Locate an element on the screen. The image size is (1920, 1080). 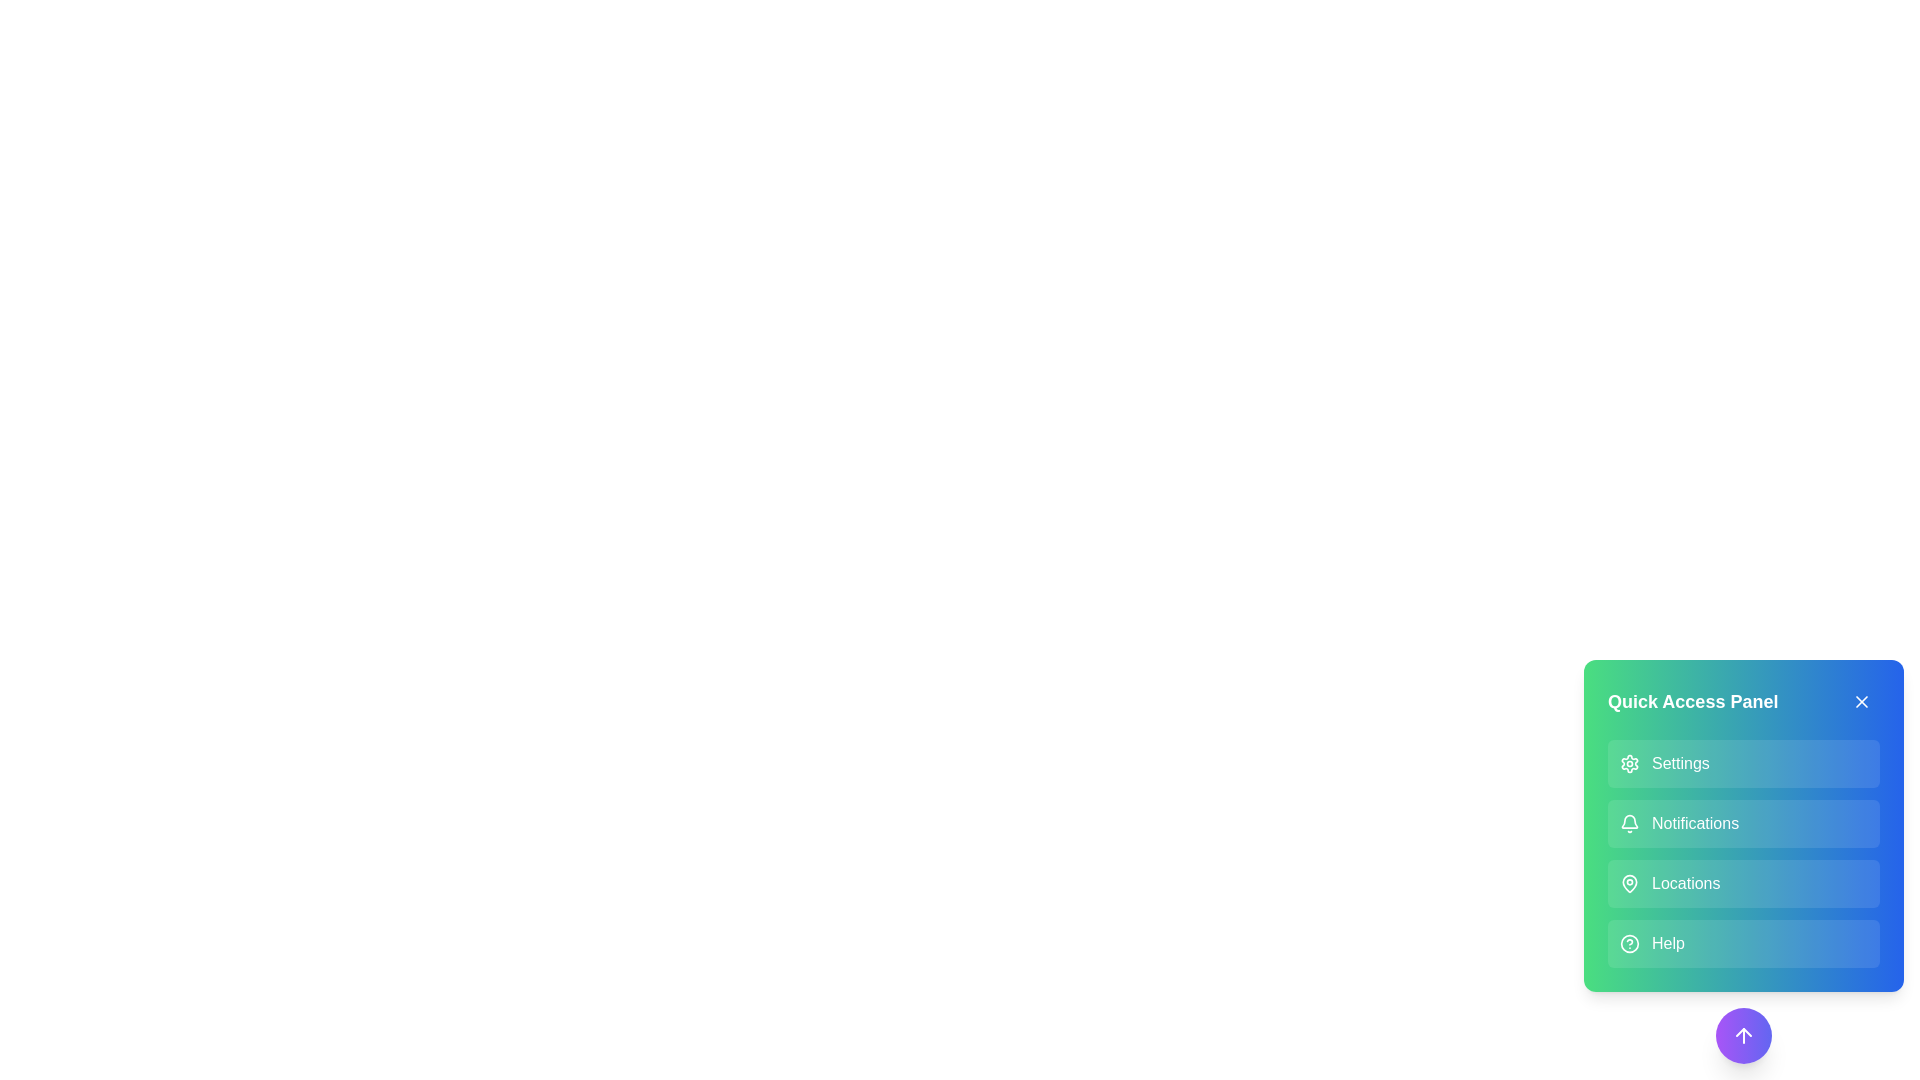
the circular question mark icon located within the 'Help' button at the bottom section of the quick-access panel is located at coordinates (1630, 944).